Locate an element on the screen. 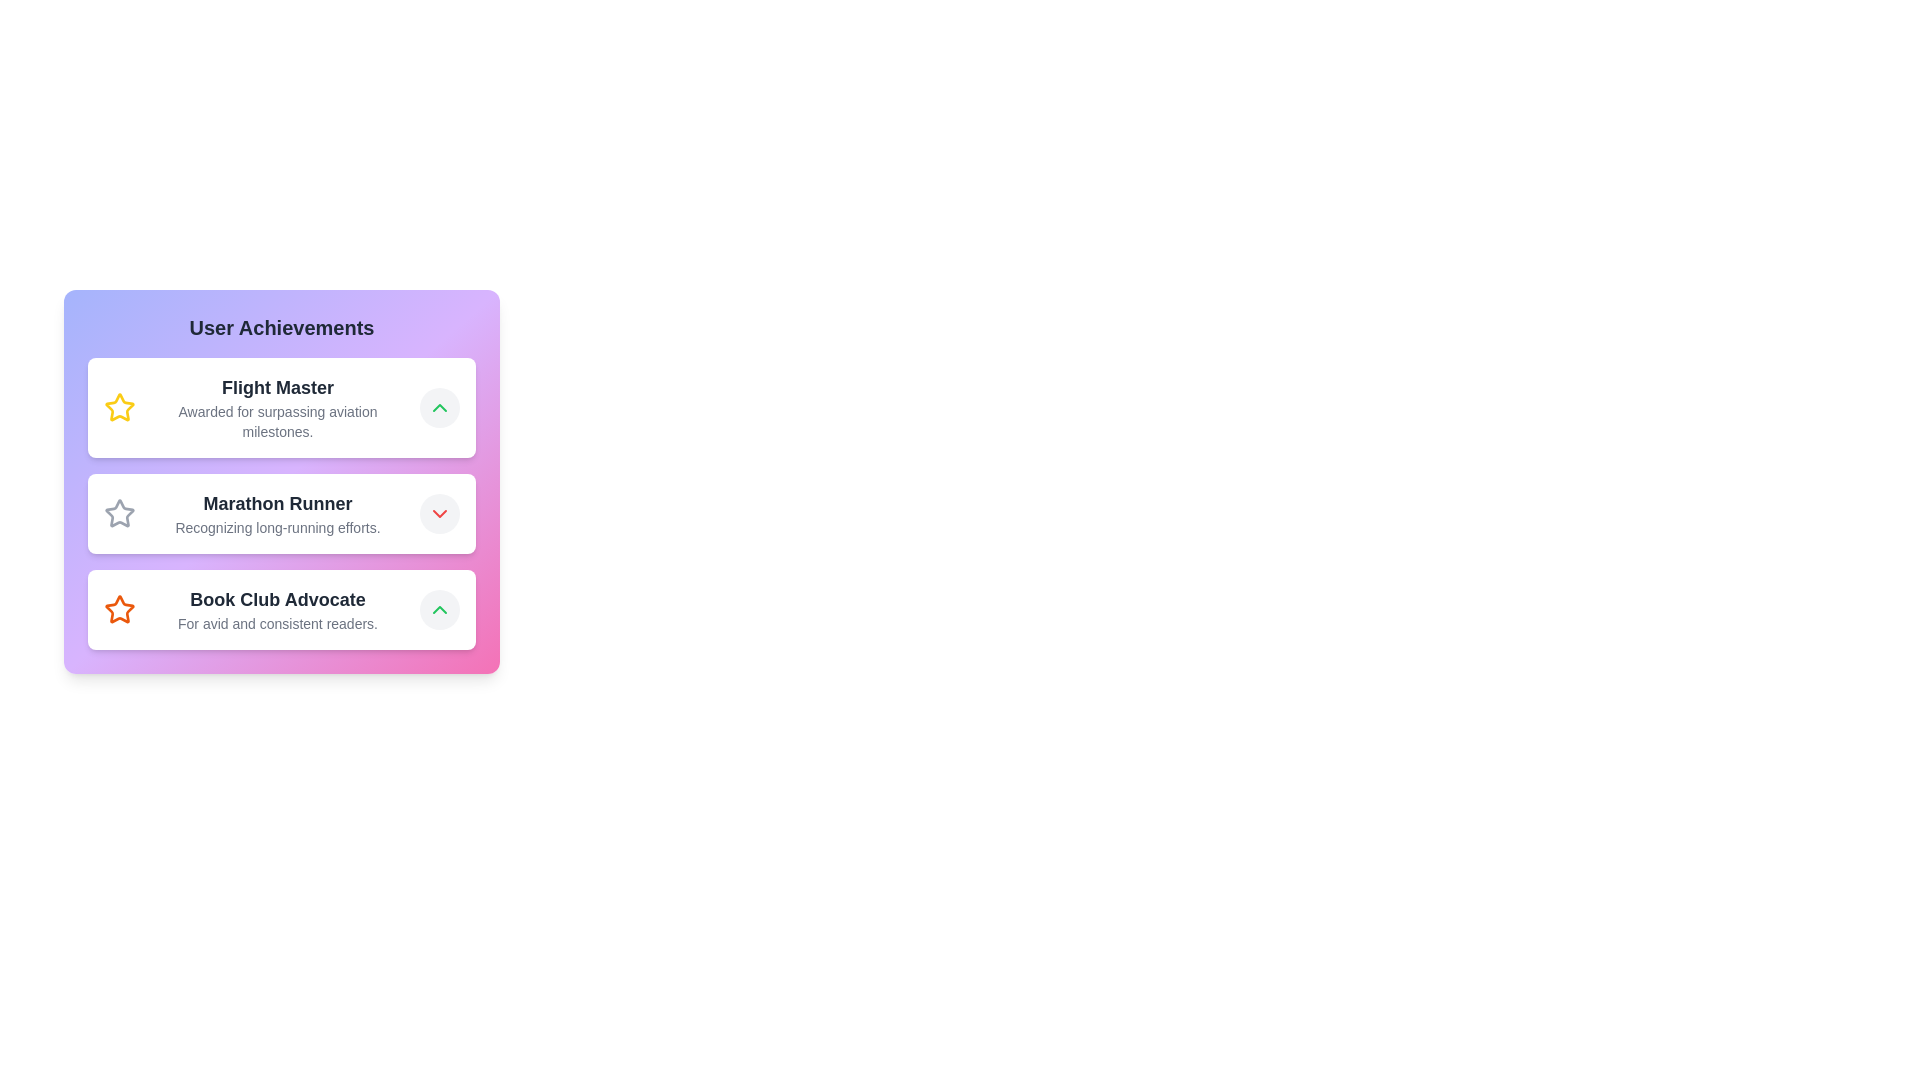 The width and height of the screenshot is (1920, 1080). the star icon representing the achievement in the second list item titled 'Marathon Runner' within the achievement panel is located at coordinates (281, 482).